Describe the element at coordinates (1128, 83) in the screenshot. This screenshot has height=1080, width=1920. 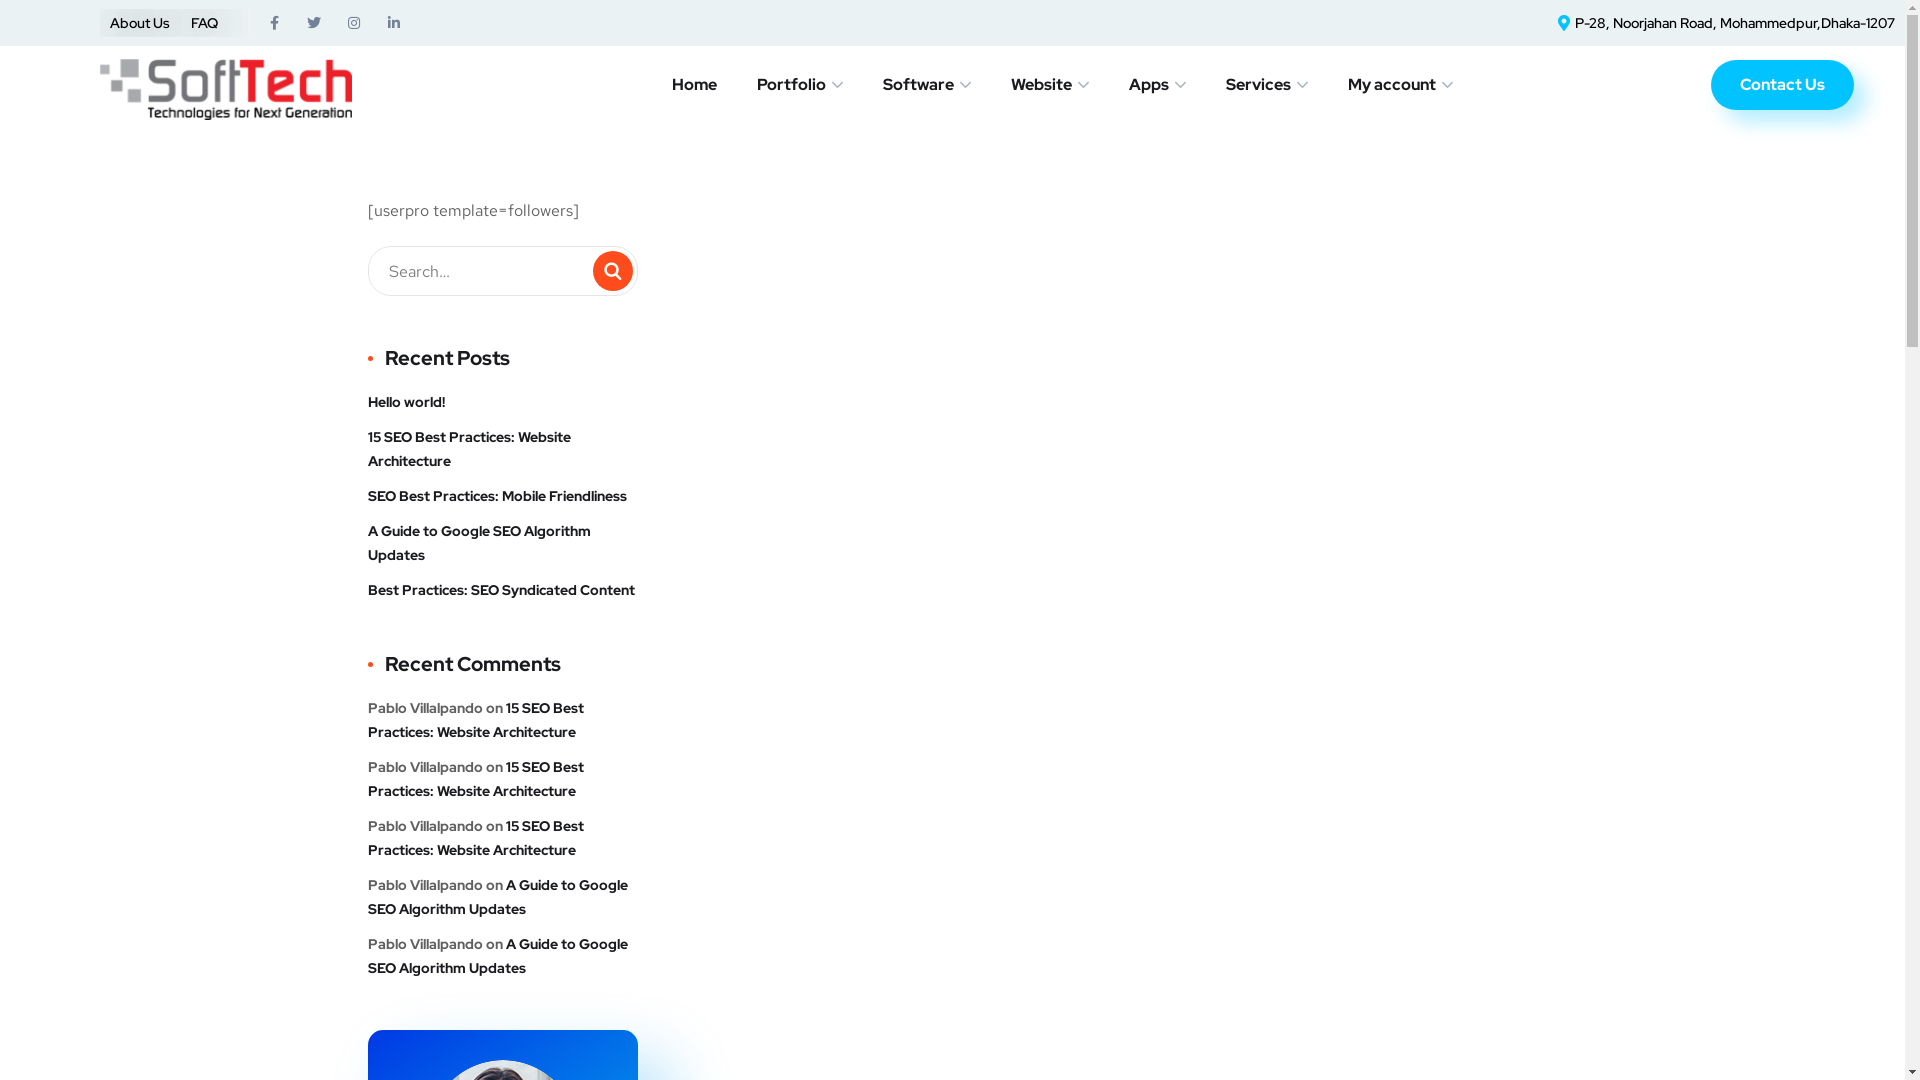
I see `'Apps'` at that location.